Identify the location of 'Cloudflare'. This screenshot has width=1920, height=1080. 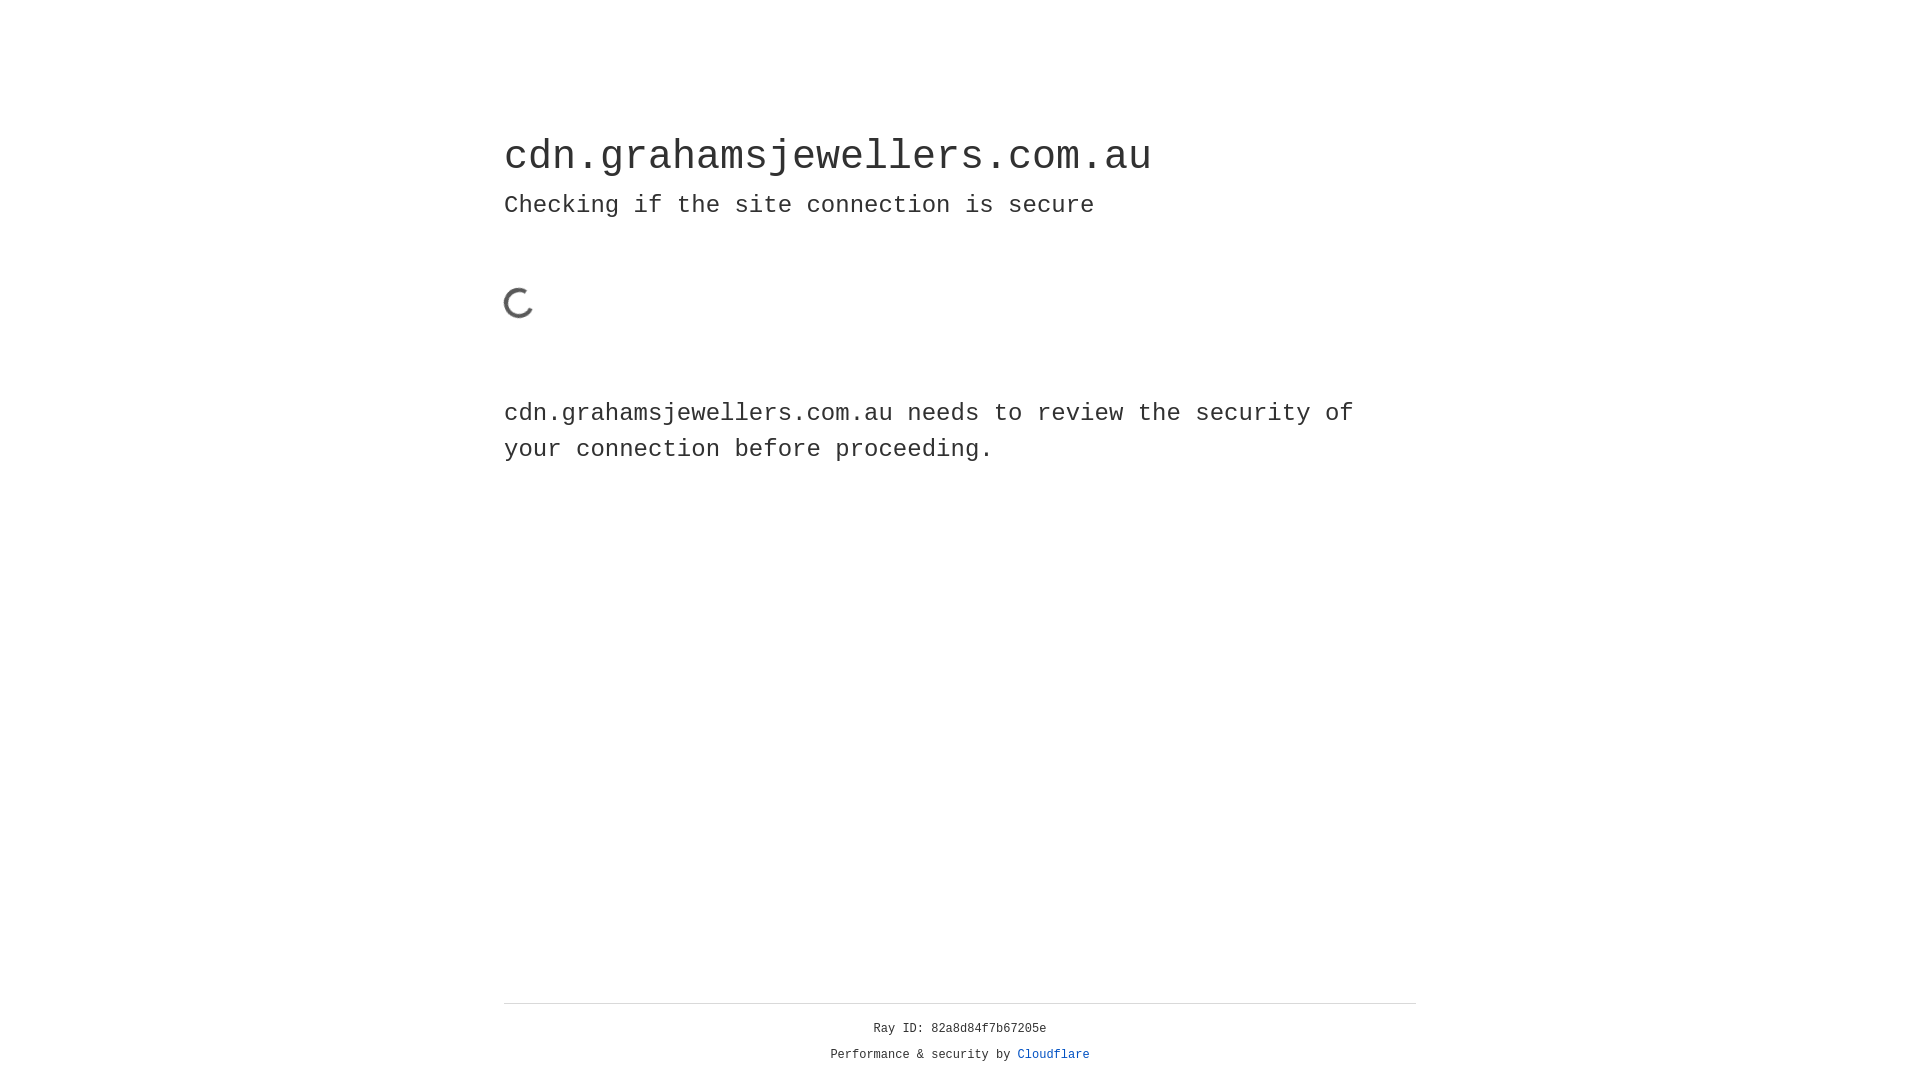
(1053, 1054).